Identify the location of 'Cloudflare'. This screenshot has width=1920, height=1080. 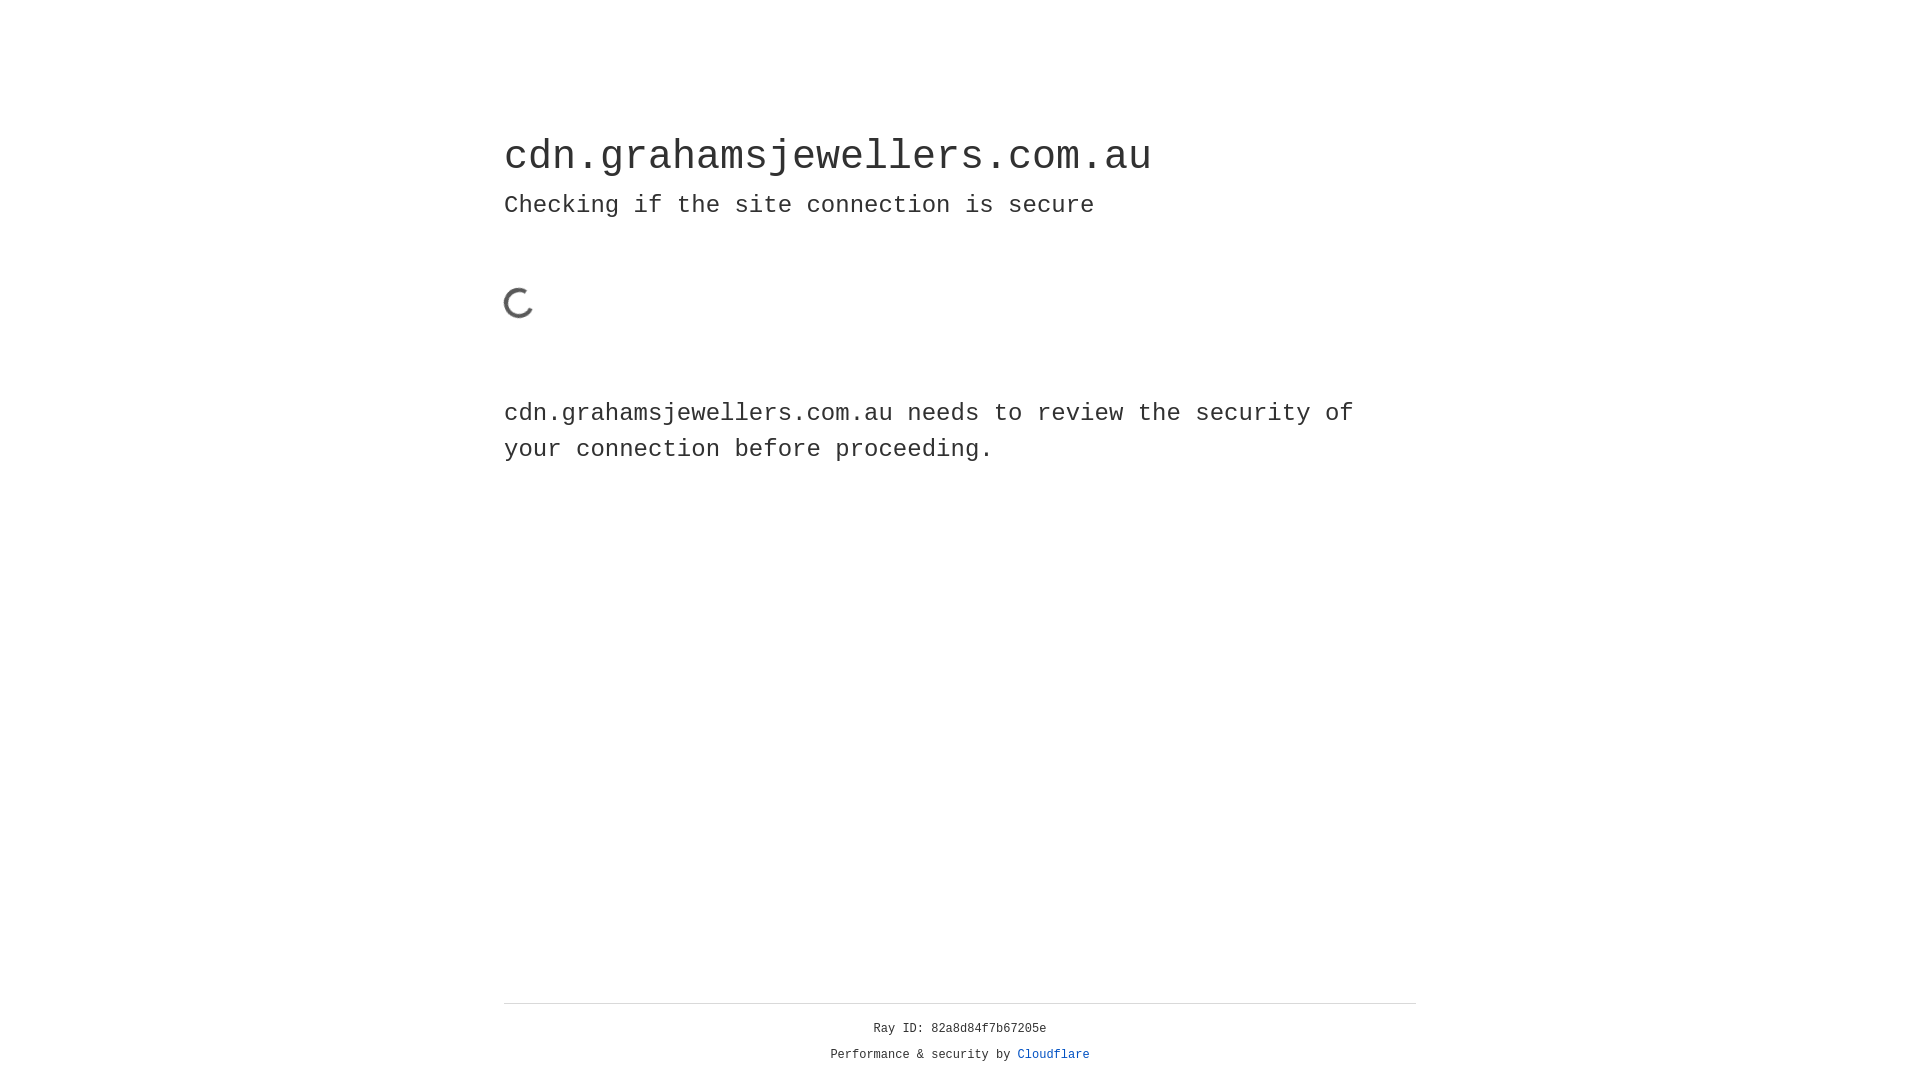
(1053, 1054).